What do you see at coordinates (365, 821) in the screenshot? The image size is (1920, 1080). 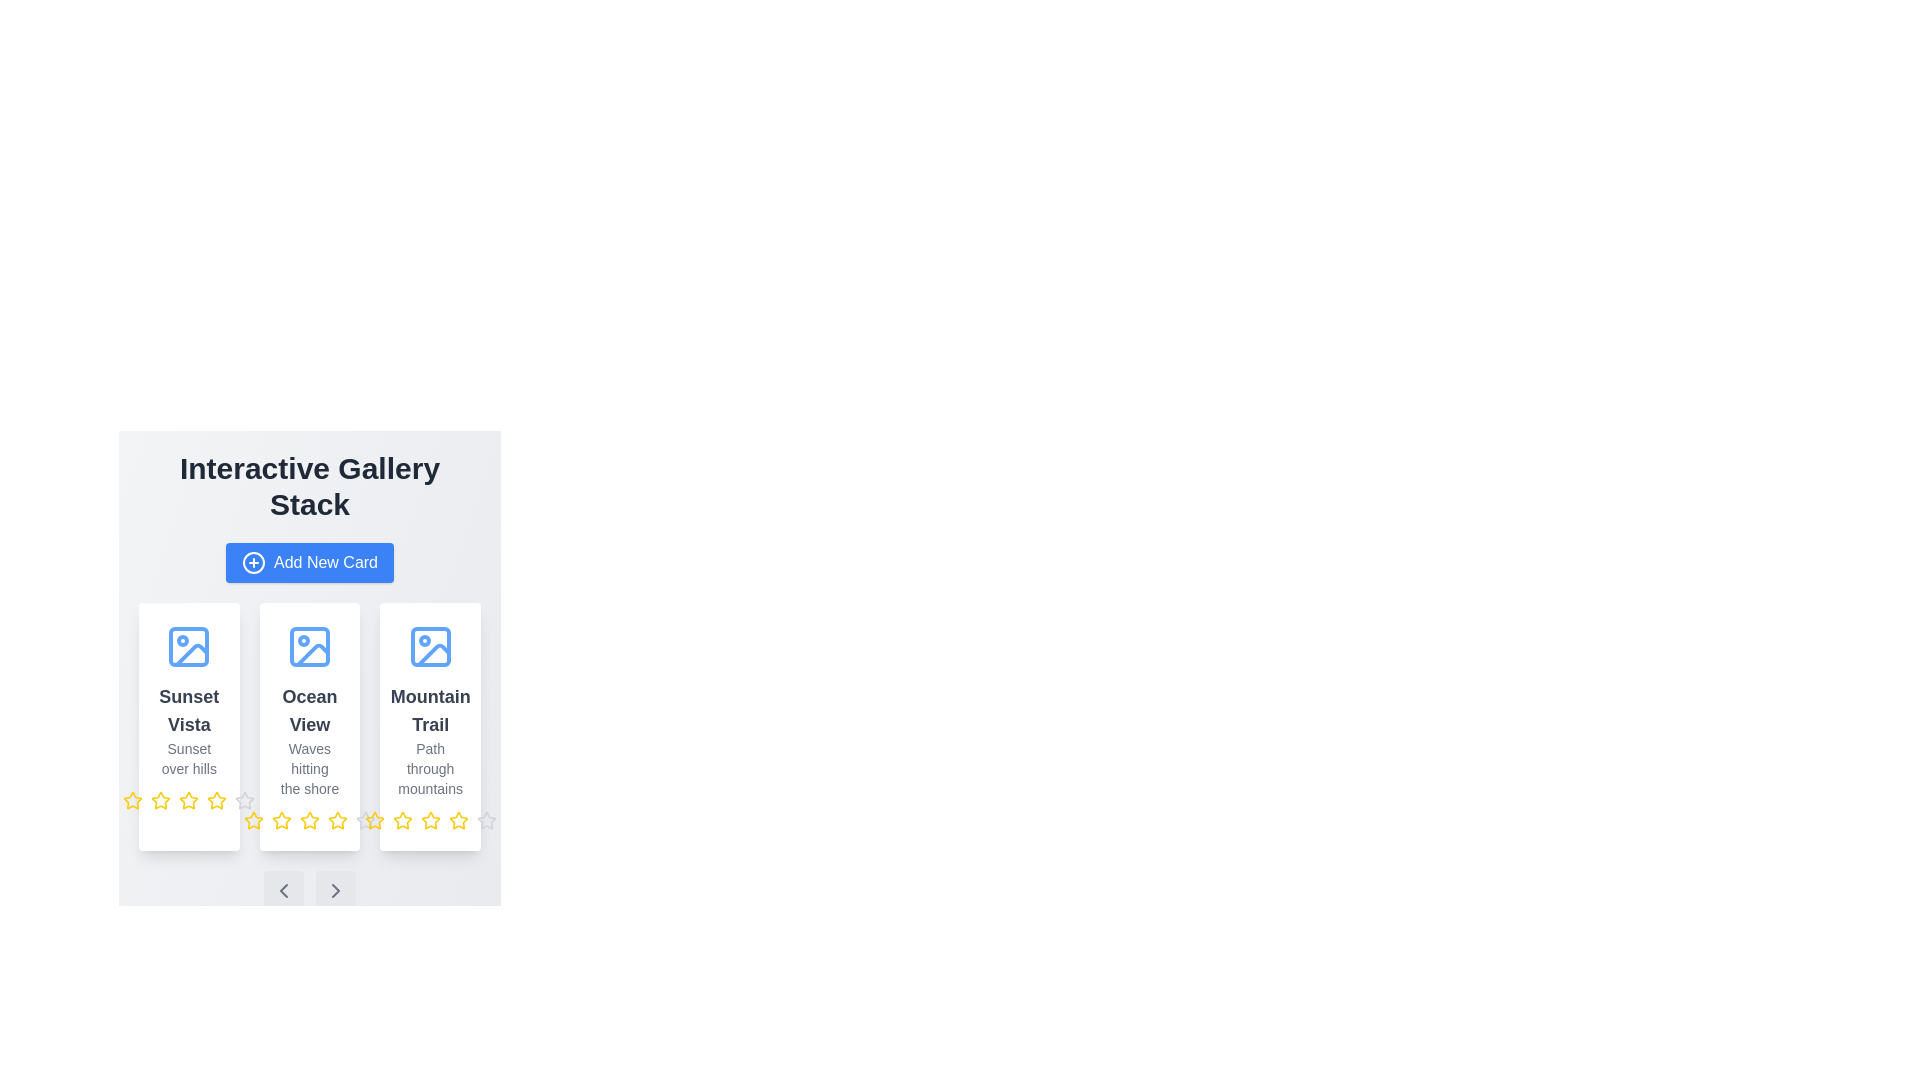 I see `the fifth star in the rating row of the 'Mountain Trail' card, which is not selected` at bounding box center [365, 821].